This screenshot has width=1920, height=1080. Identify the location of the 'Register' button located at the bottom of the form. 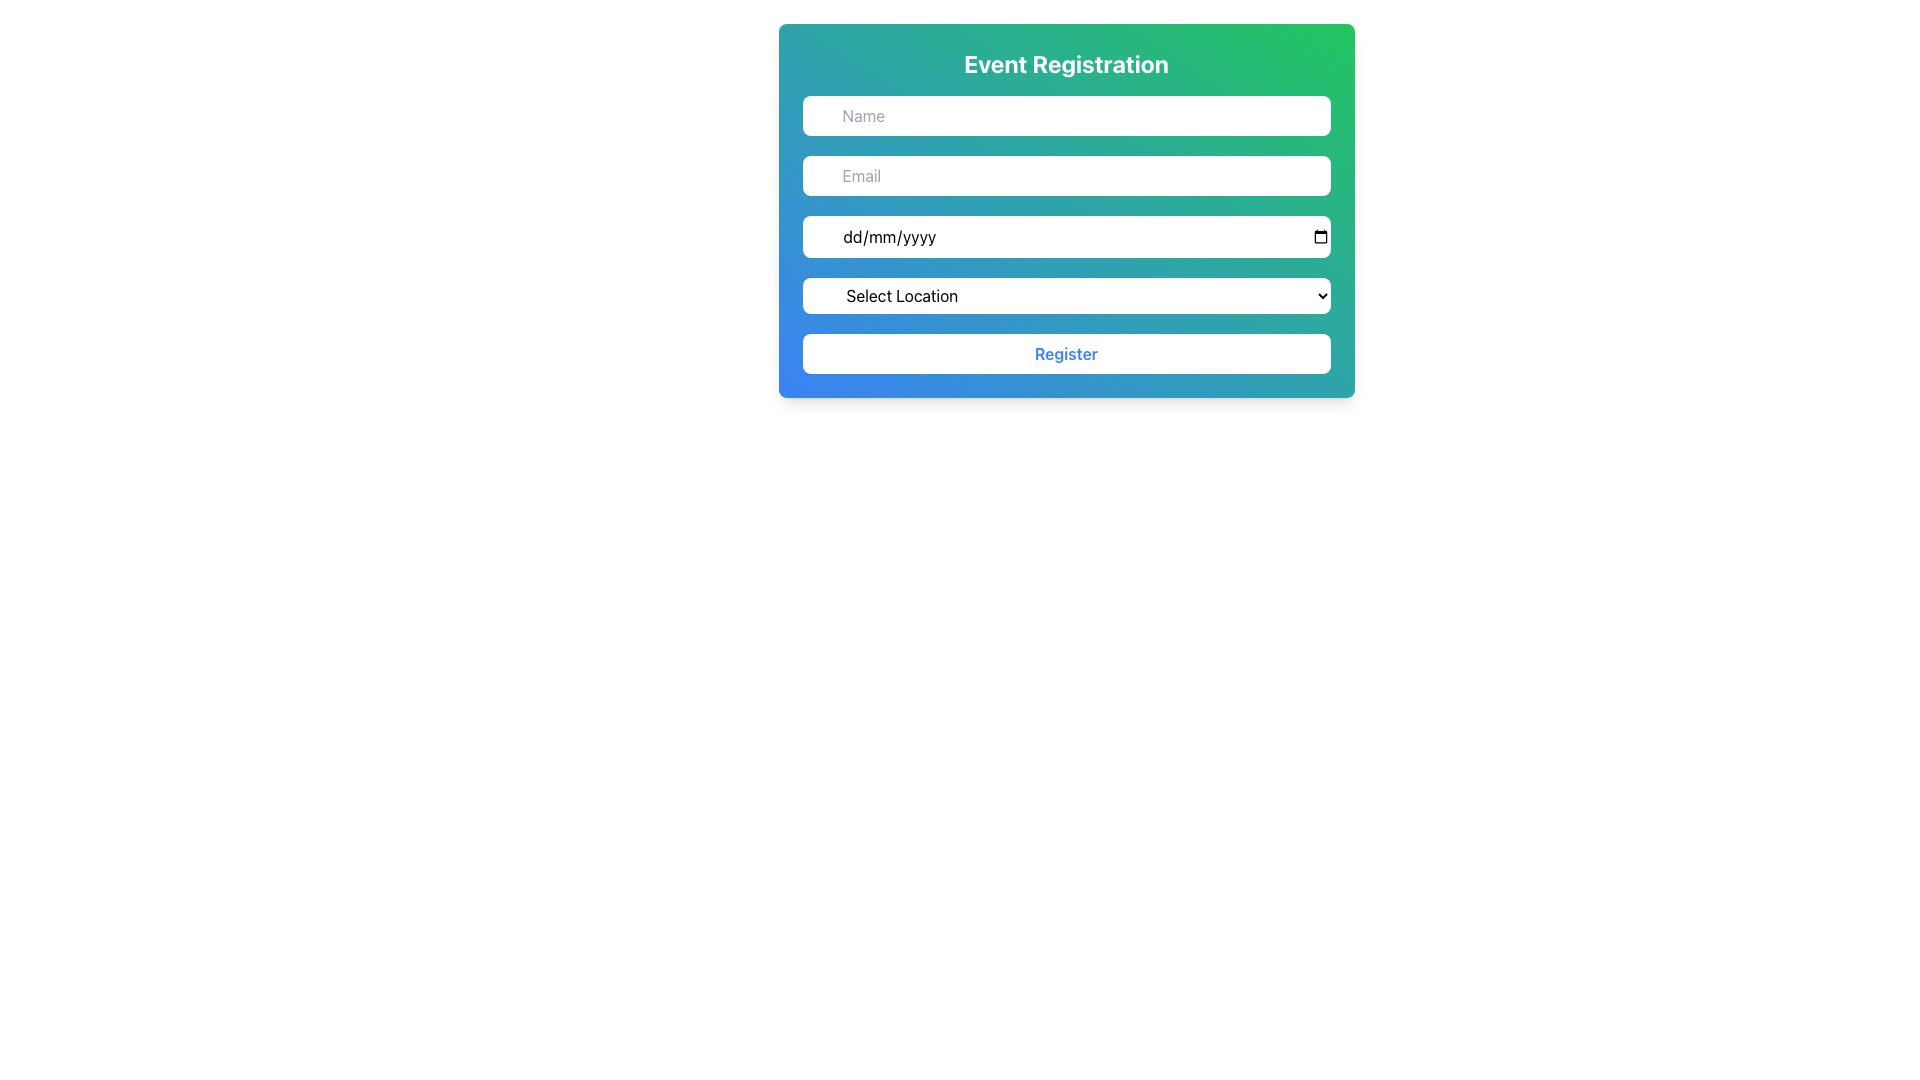
(1065, 353).